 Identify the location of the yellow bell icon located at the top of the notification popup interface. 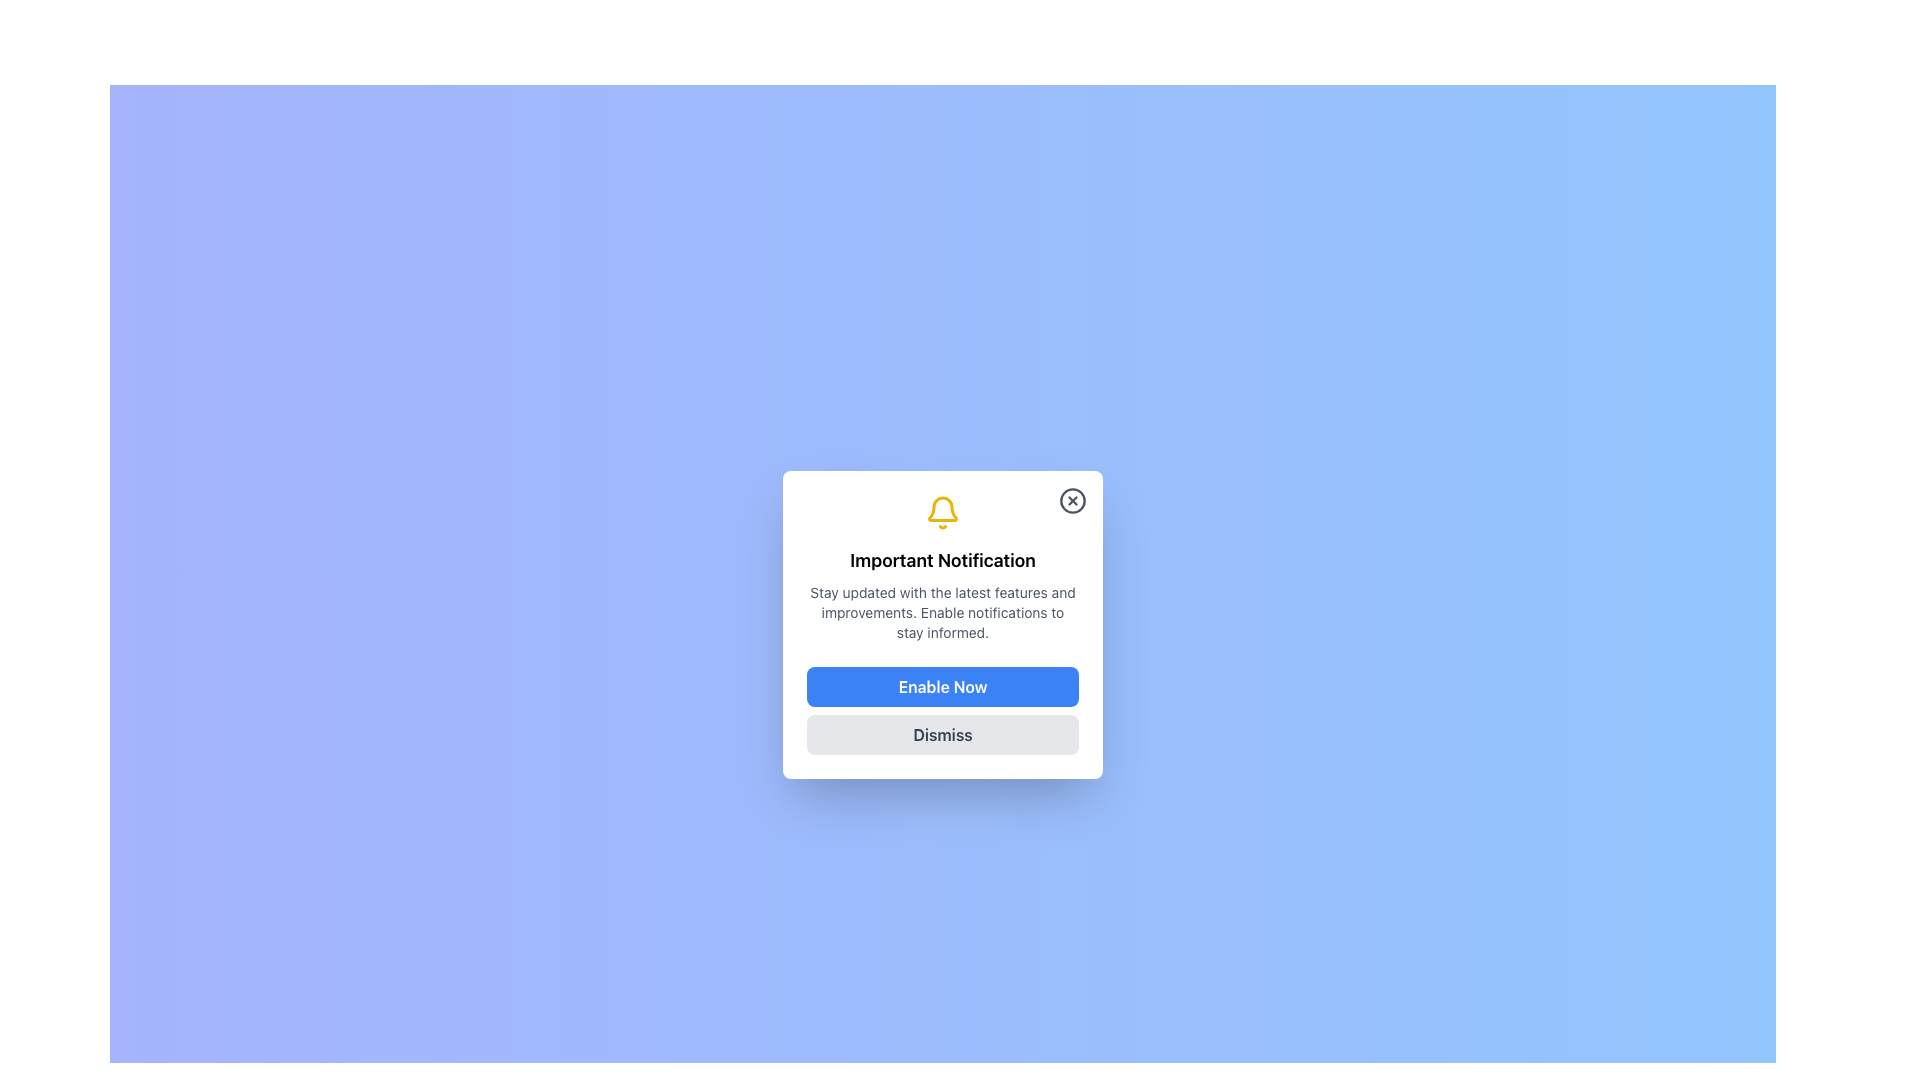
(941, 512).